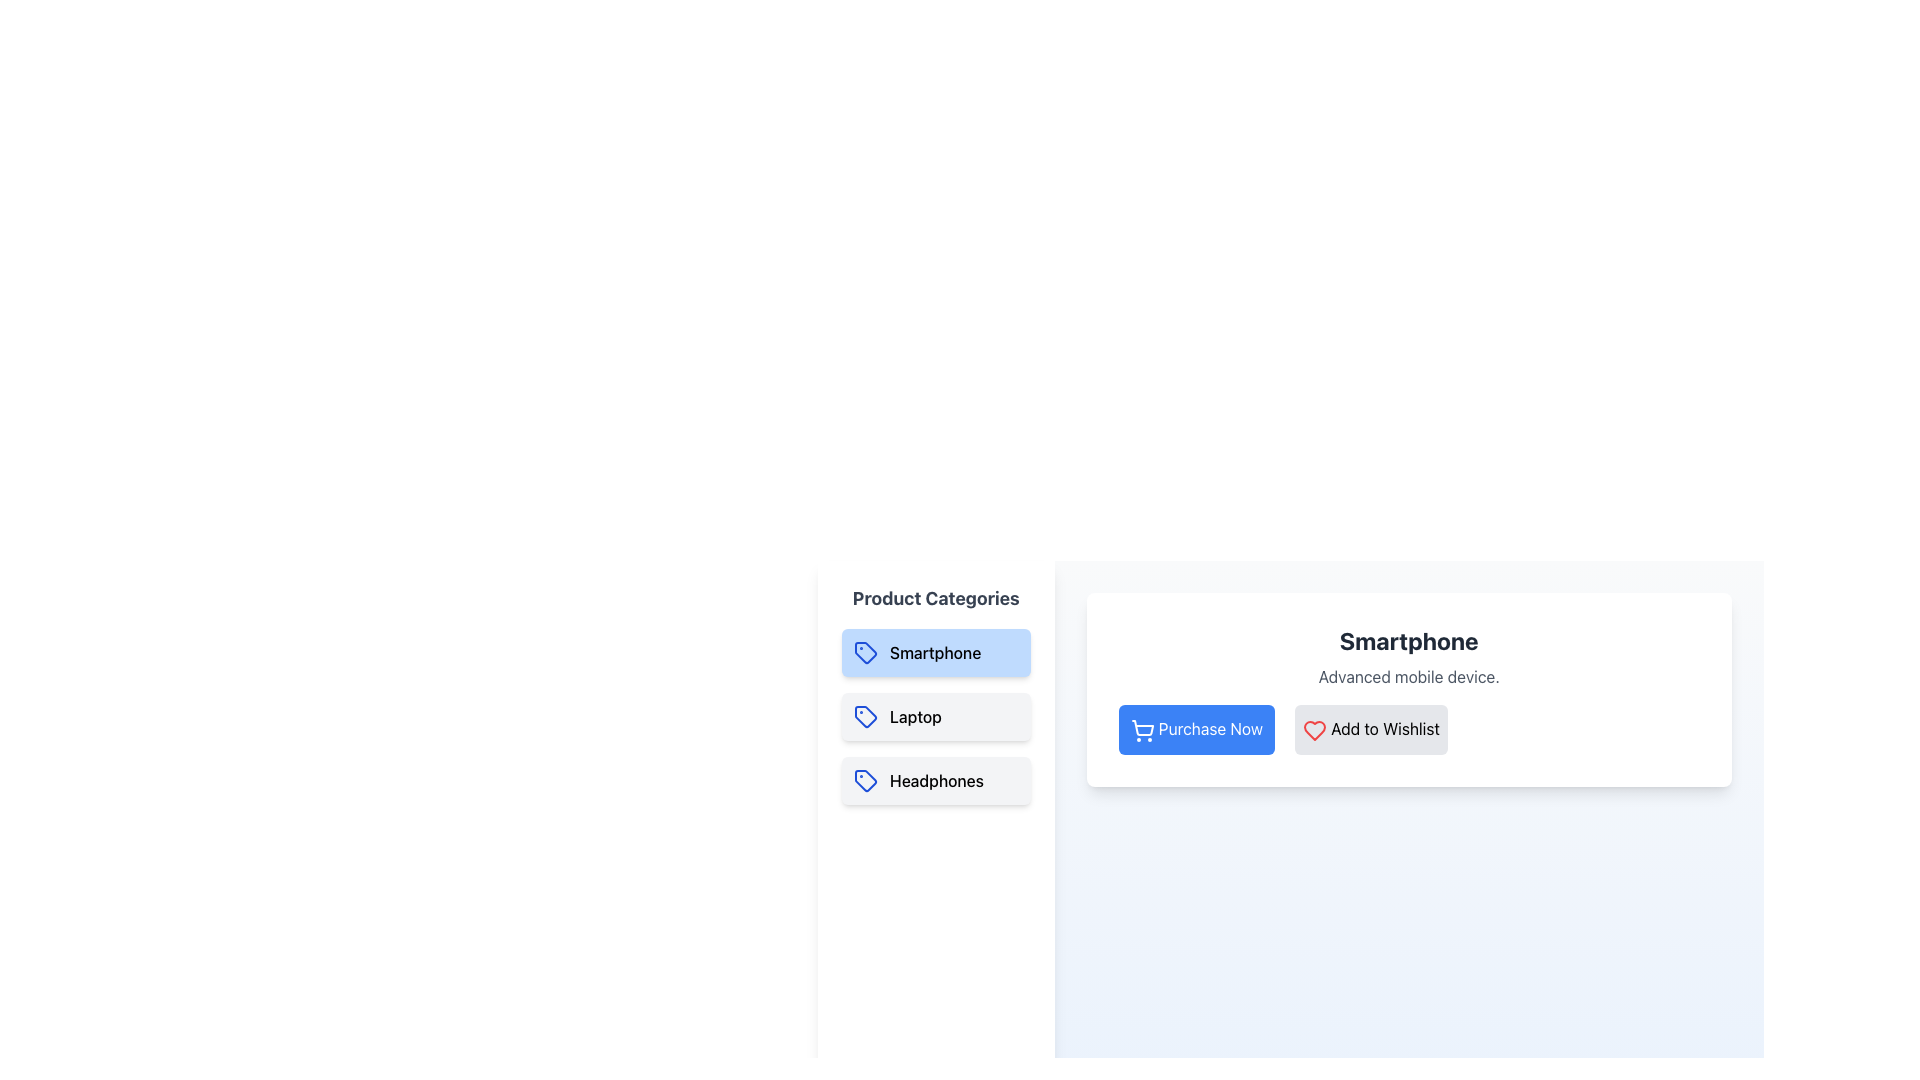  Describe the element at coordinates (935, 652) in the screenshot. I see `the 'Smartphone' category button, which is the first button in the 'Product Categories' list, featuring a light blue background and a tag icon` at that location.